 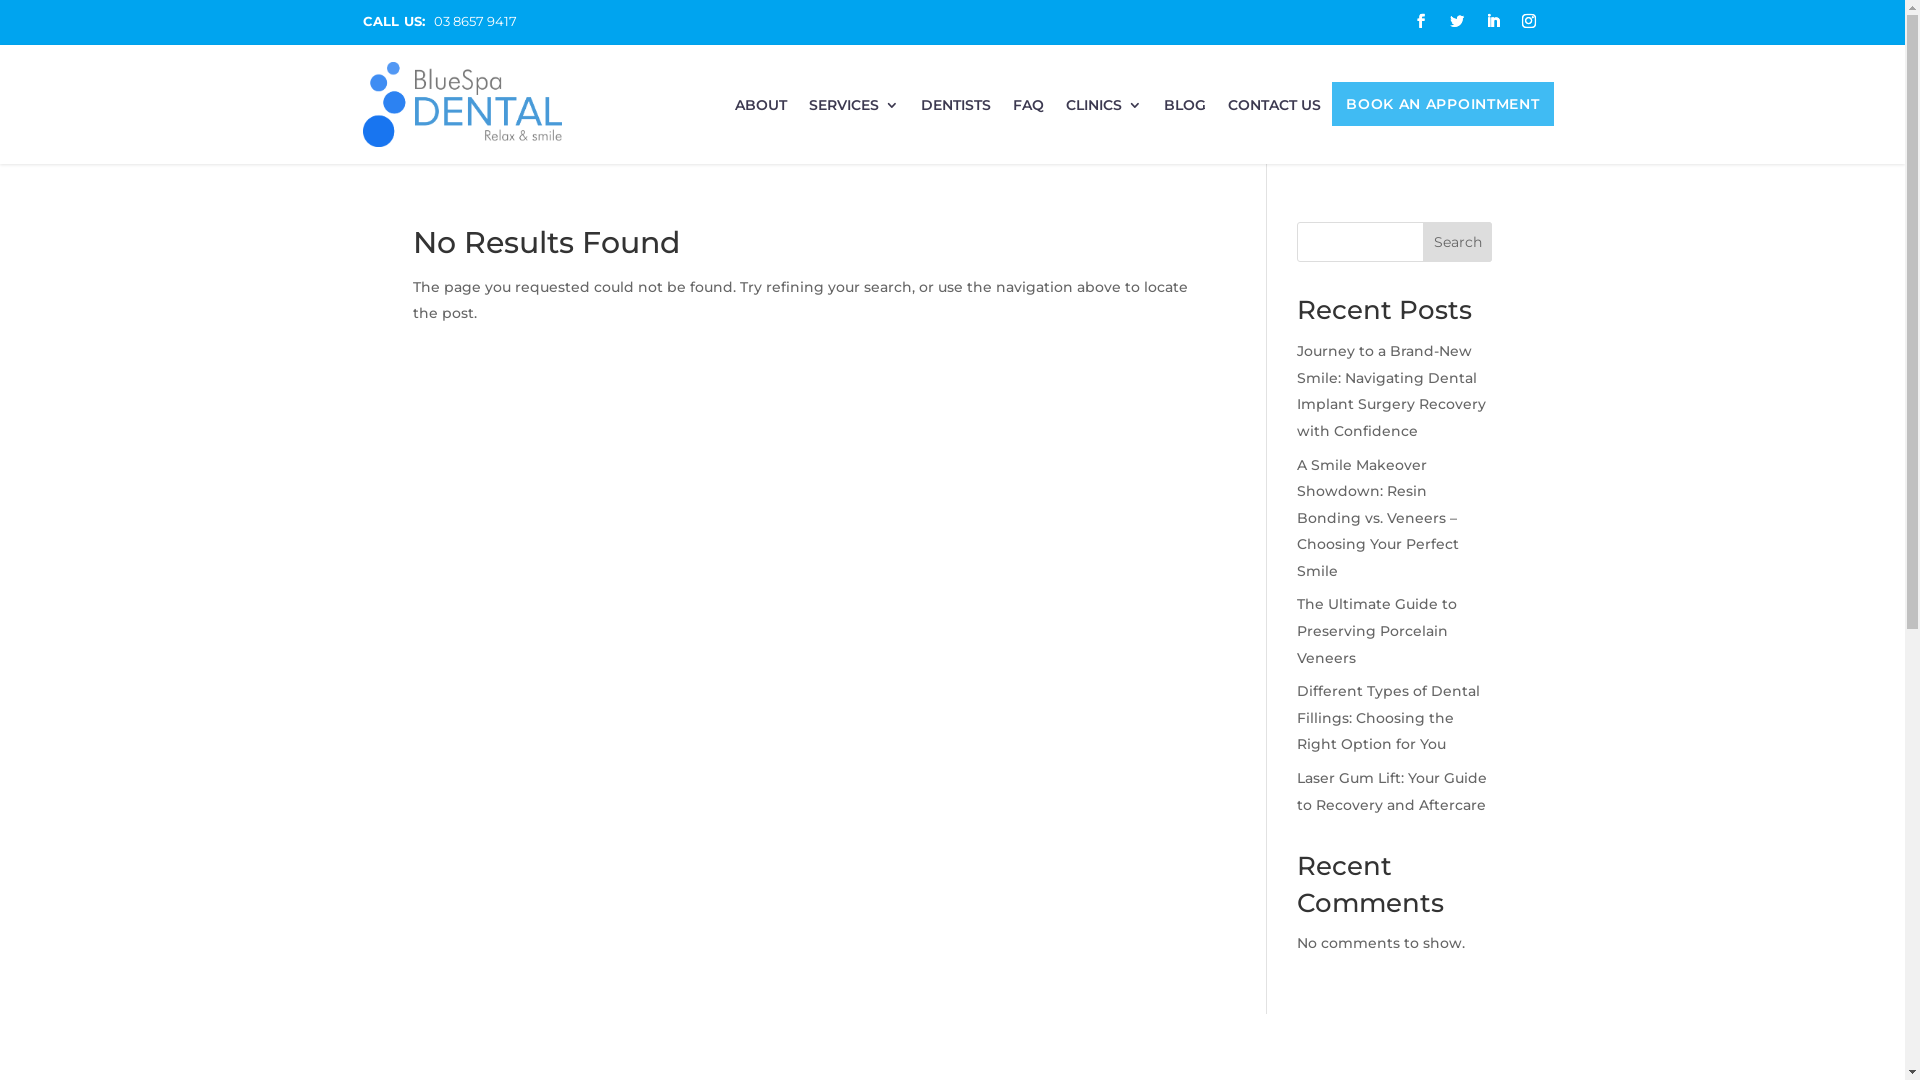 I want to click on 'Search', so click(x=1421, y=241).